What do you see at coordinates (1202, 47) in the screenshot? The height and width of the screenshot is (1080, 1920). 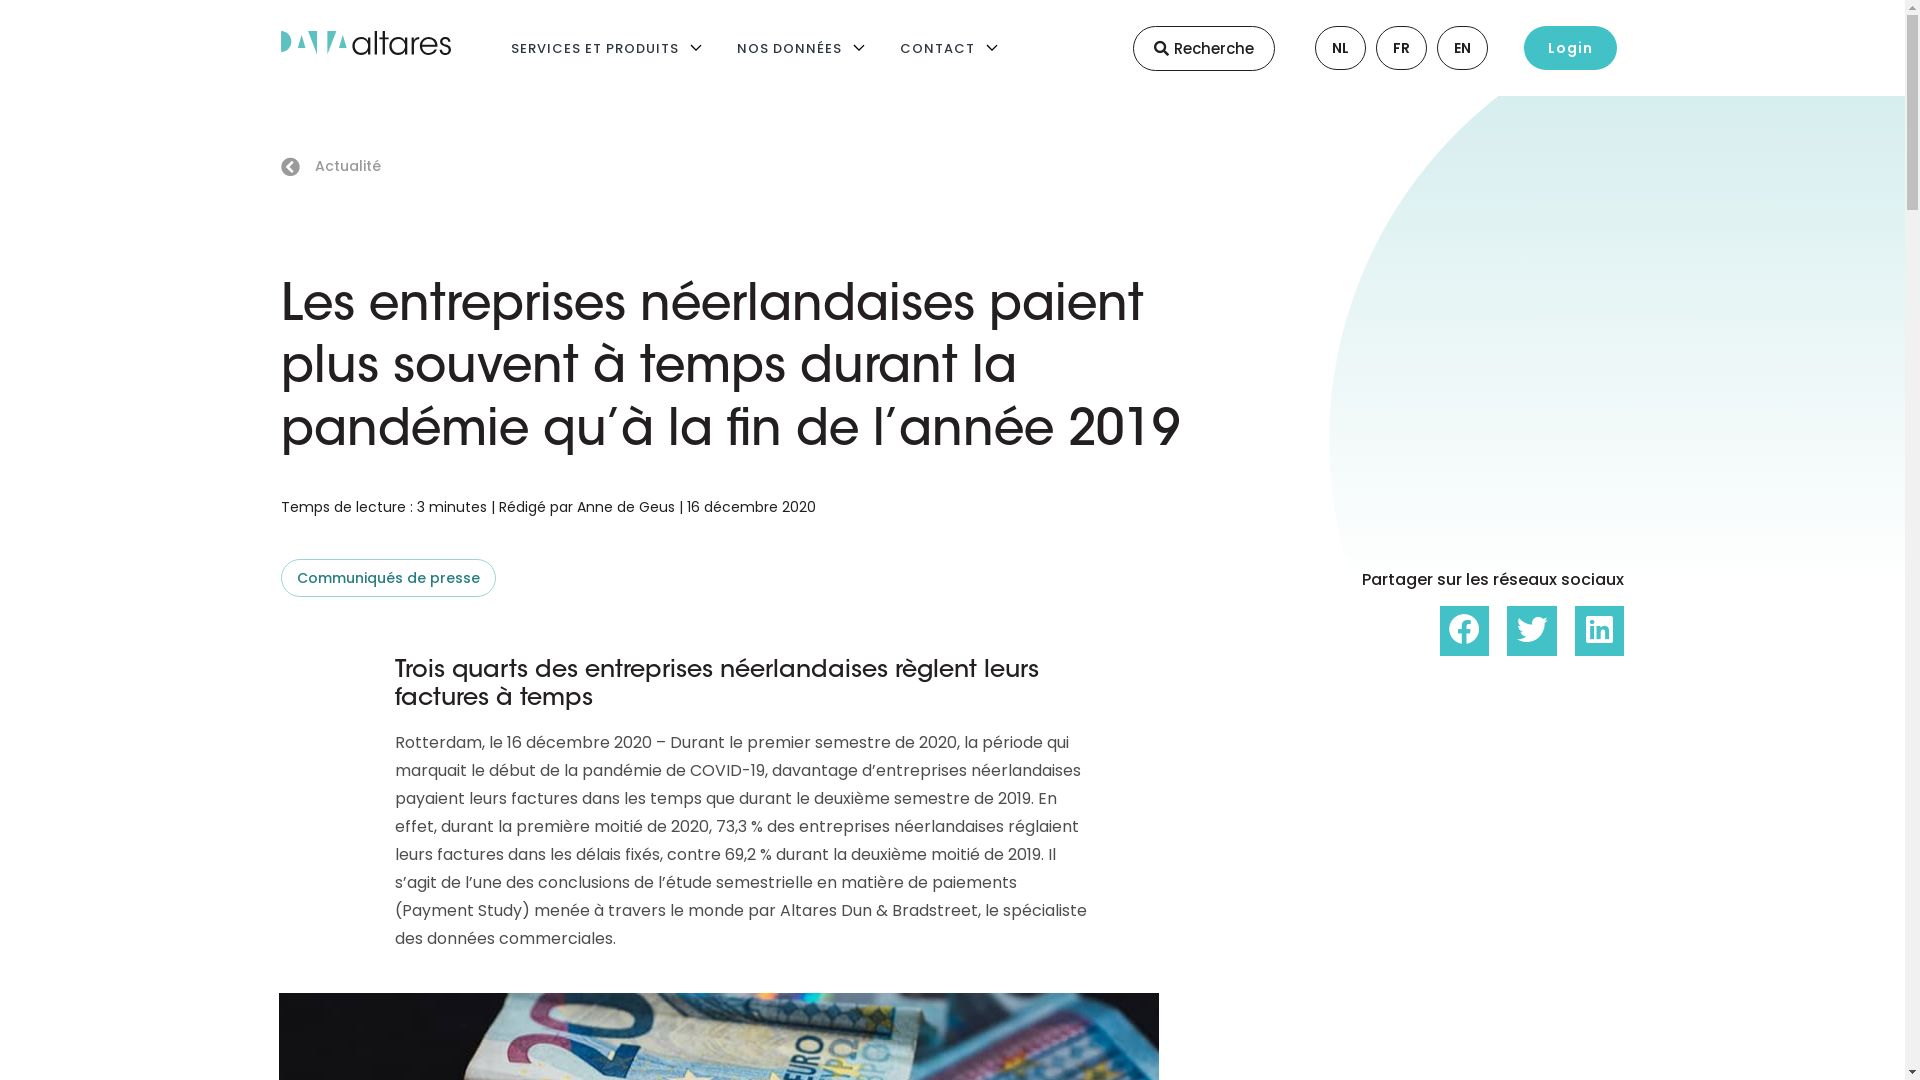 I see `'Recherche'` at bounding box center [1202, 47].